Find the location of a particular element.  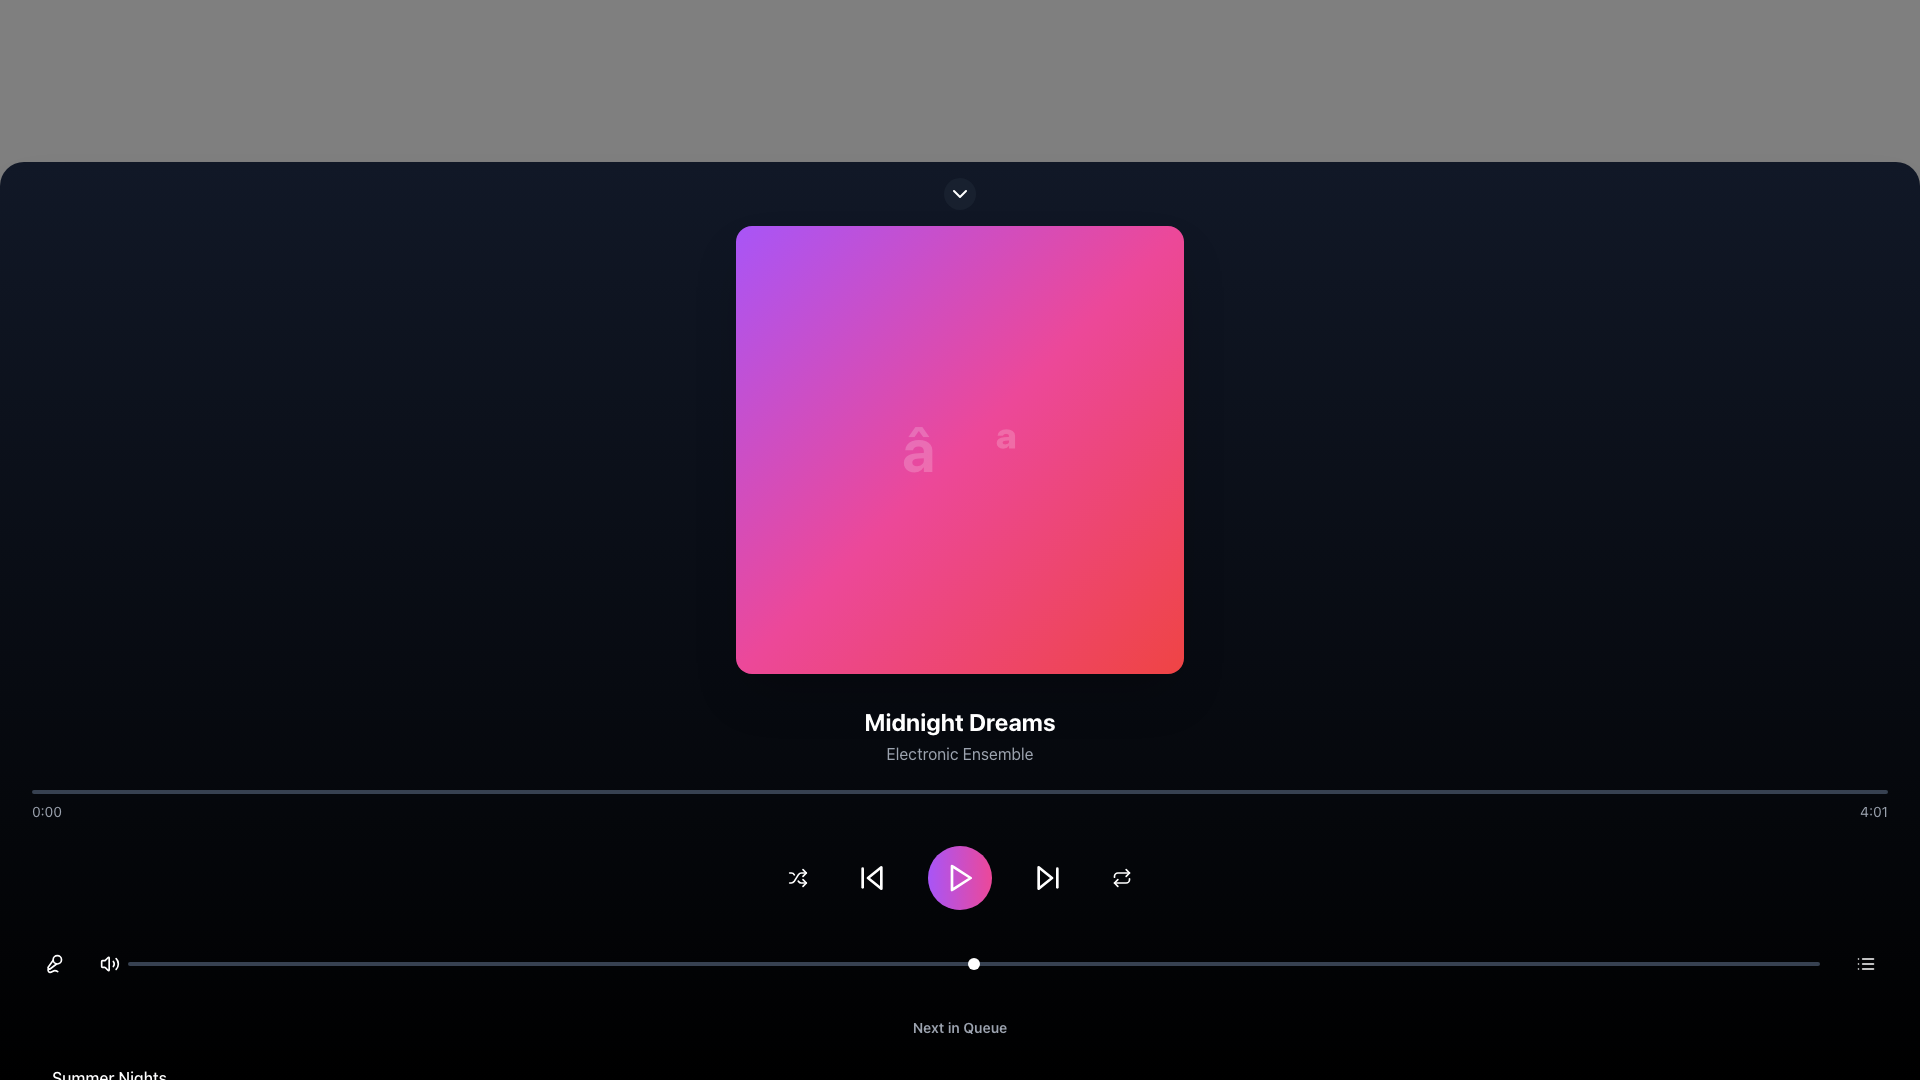

the microphone toggle button located in the lower-left corner of the interface is located at coordinates (53, 963).